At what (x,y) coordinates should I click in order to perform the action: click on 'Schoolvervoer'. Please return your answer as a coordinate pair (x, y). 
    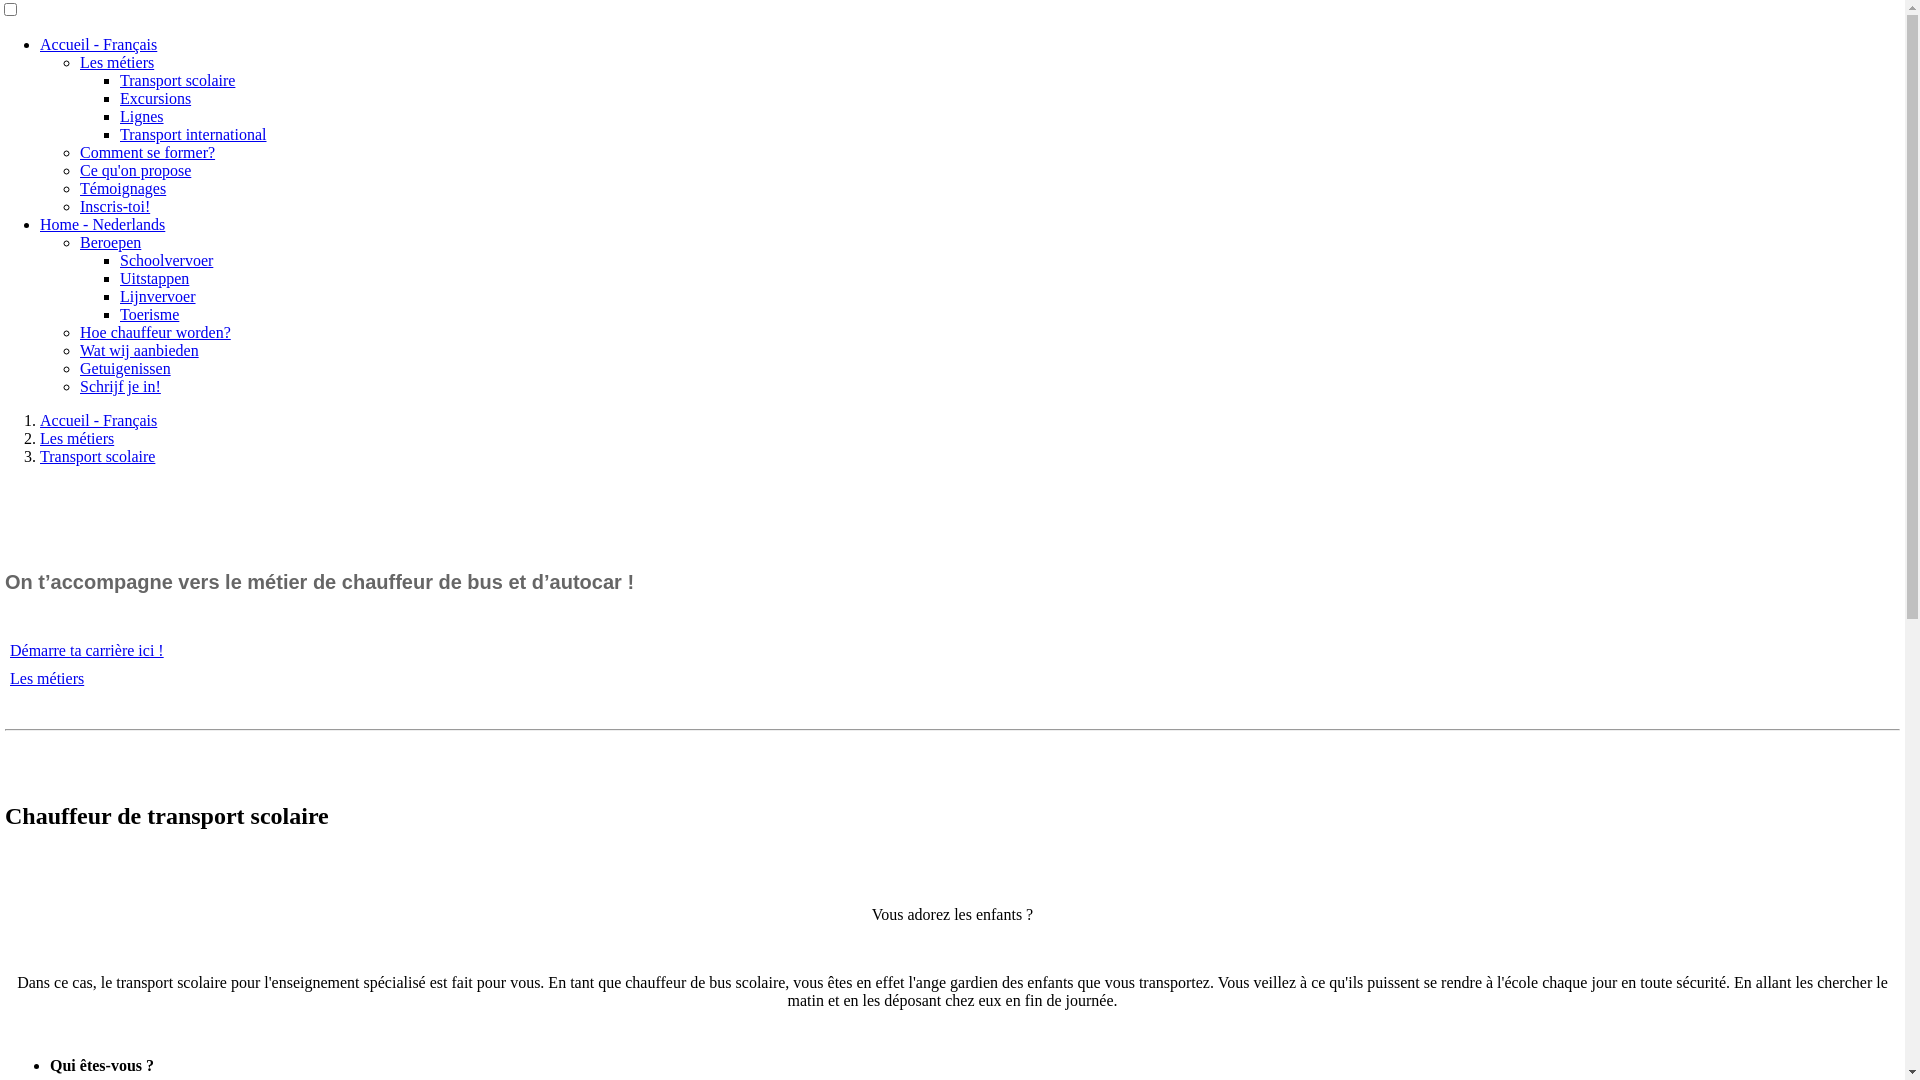
    Looking at the image, I should click on (166, 259).